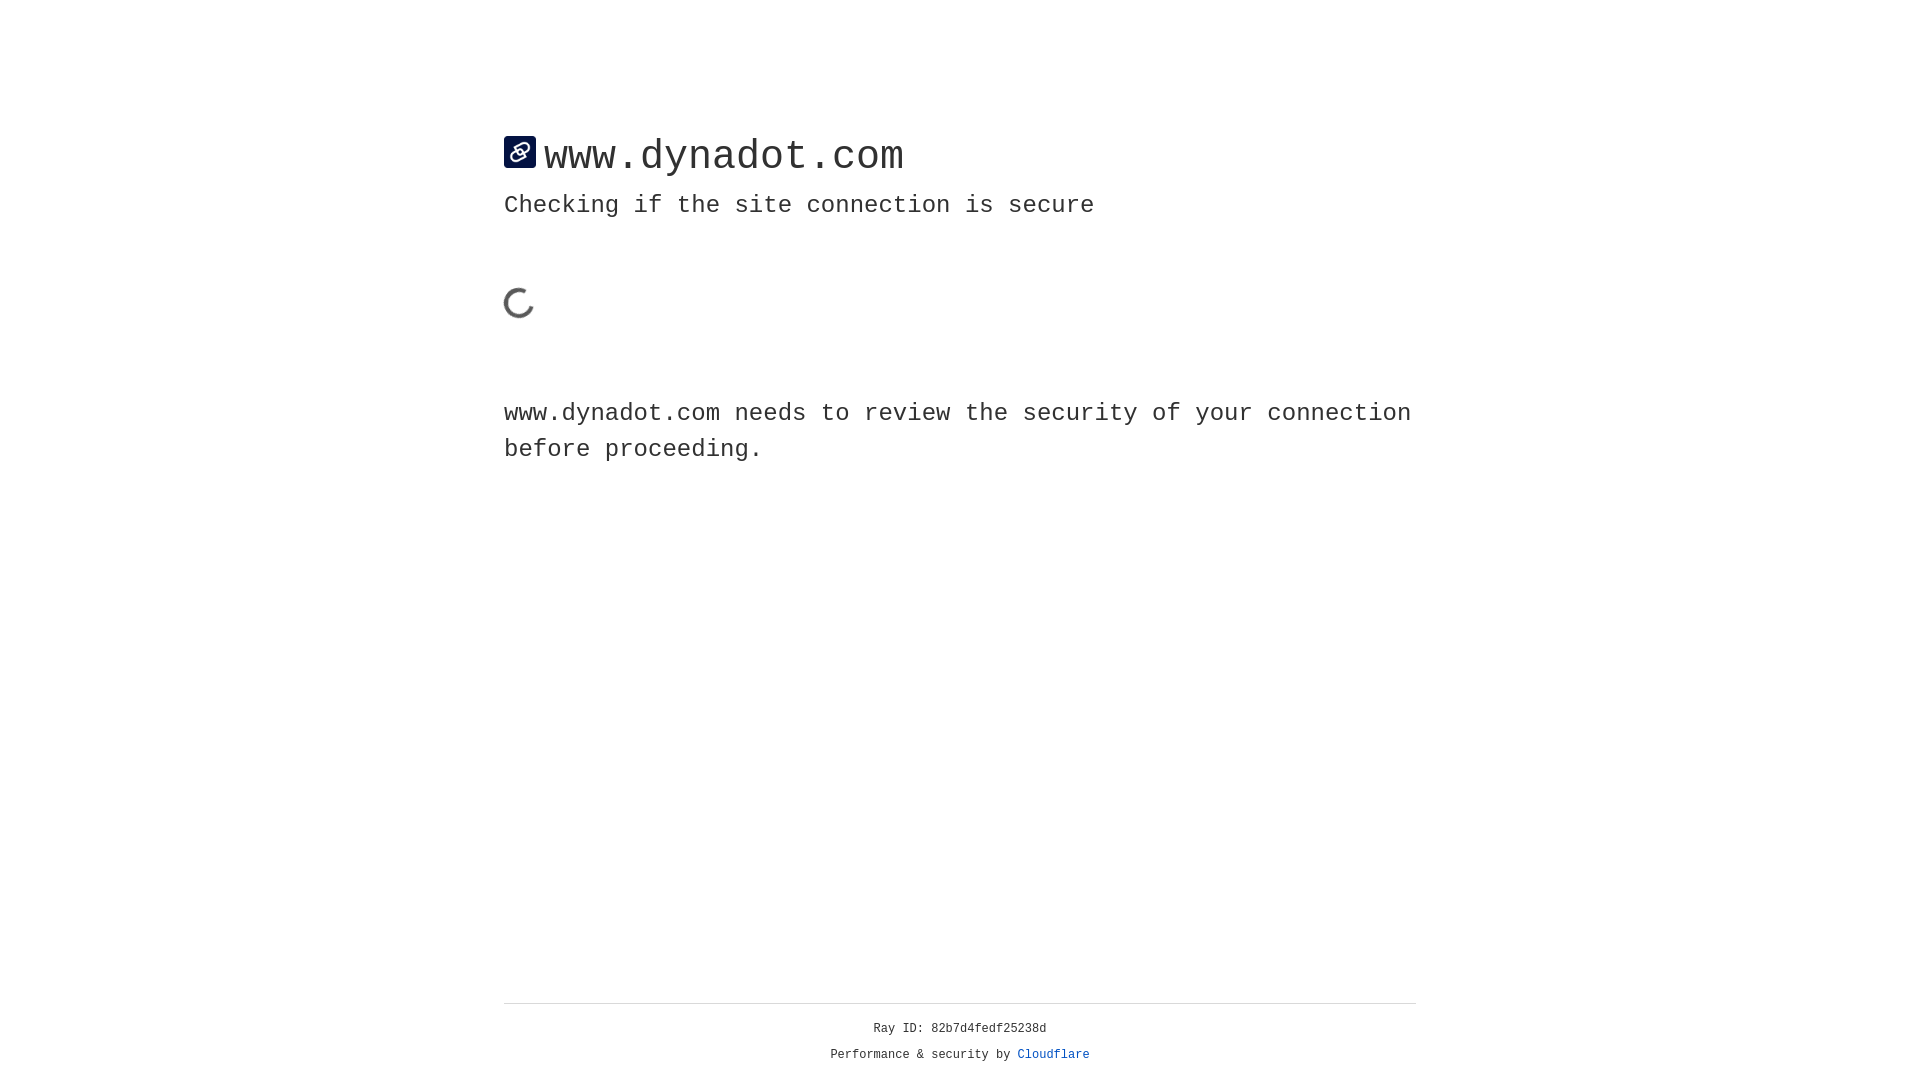  Describe the element at coordinates (1053, 1054) in the screenshot. I see `'Cloudflare'` at that location.